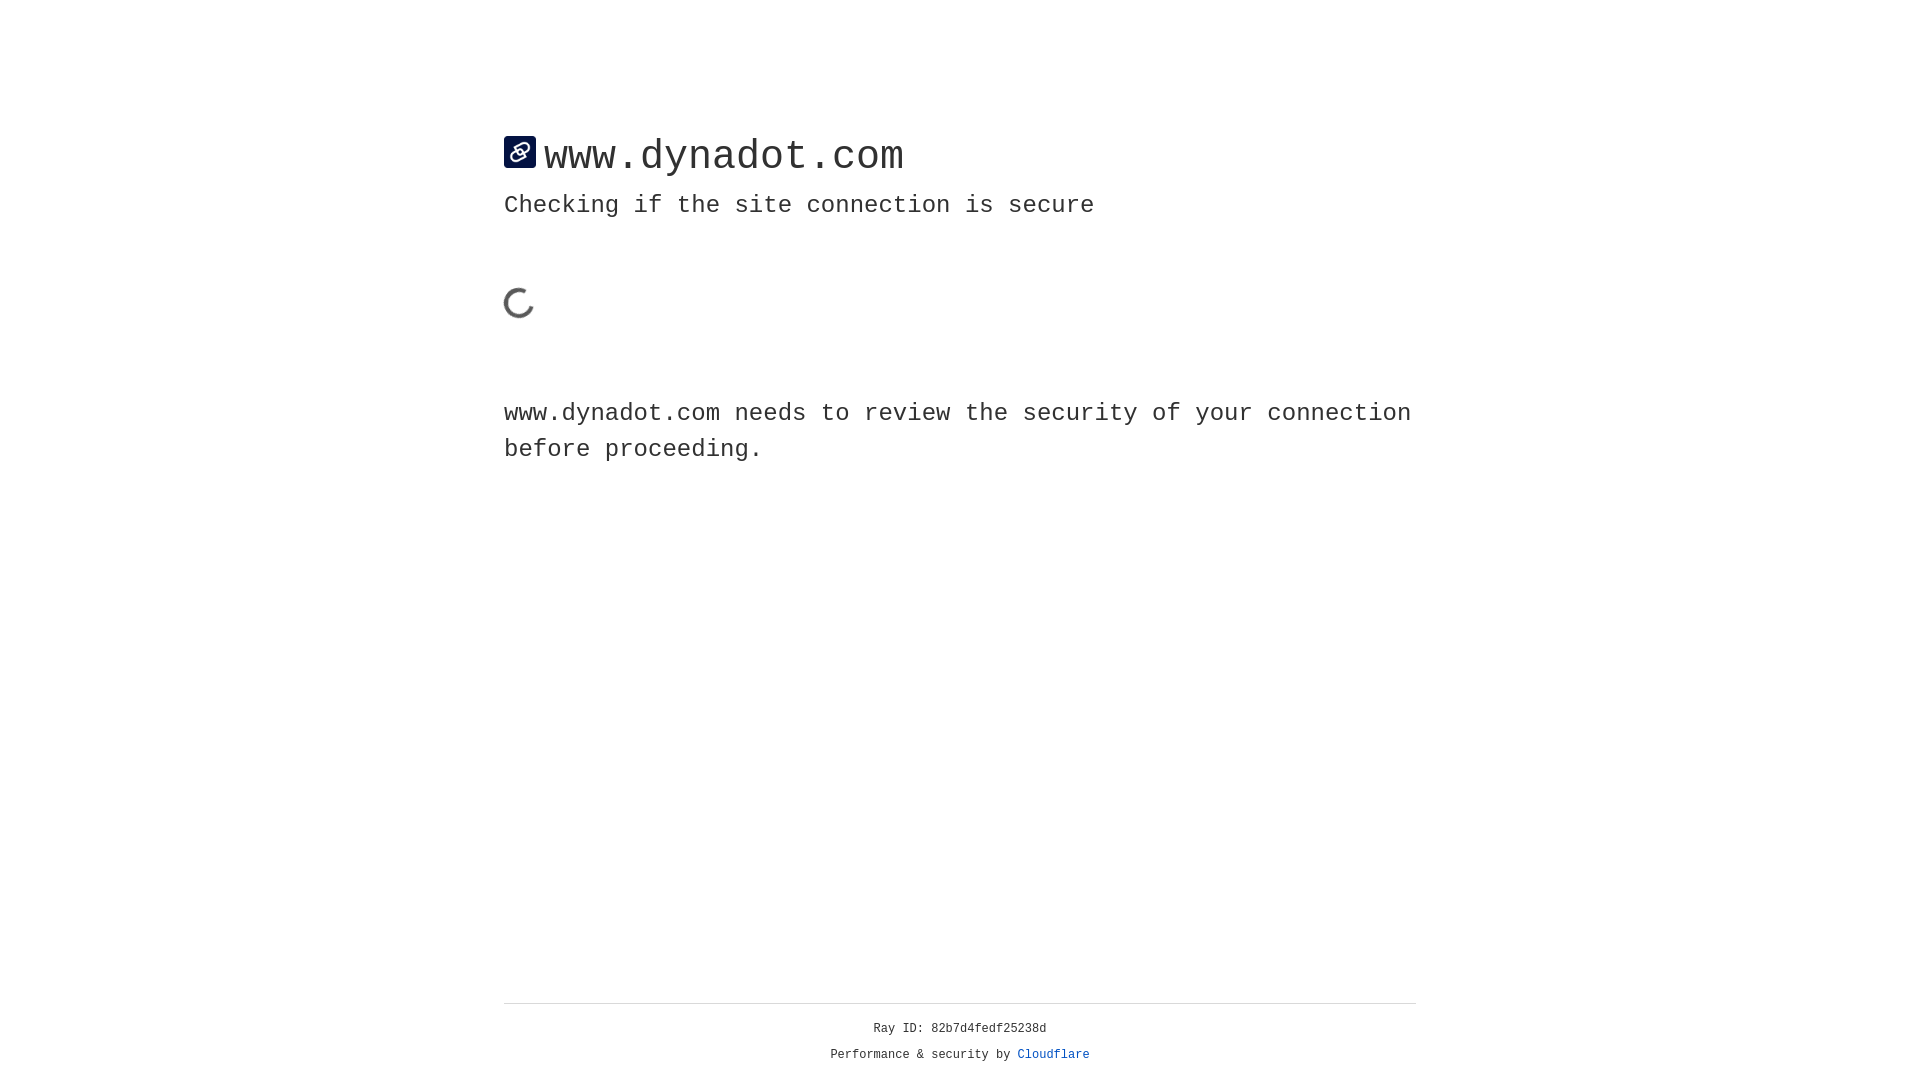  Describe the element at coordinates (1053, 1054) in the screenshot. I see `'Cloudflare'` at that location.